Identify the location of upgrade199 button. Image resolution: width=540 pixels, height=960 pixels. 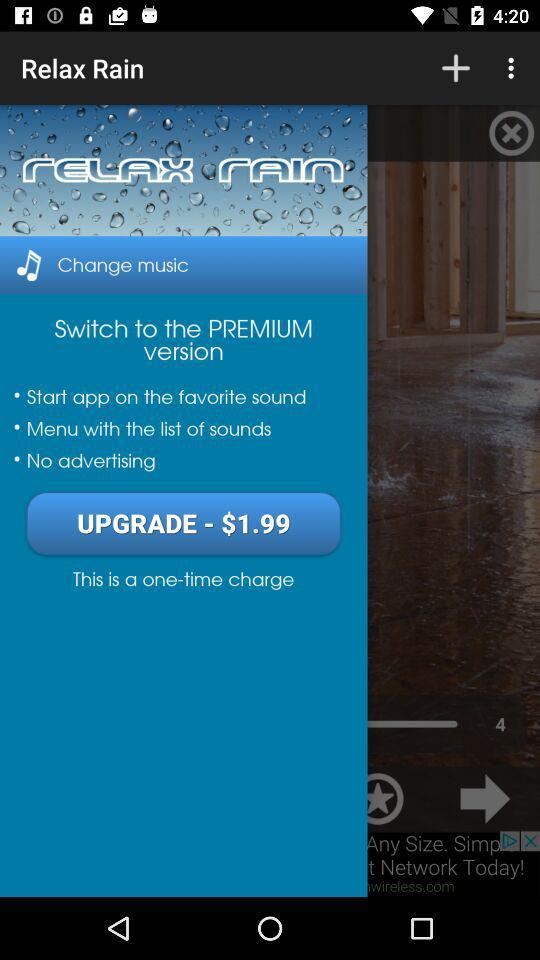
(183, 522).